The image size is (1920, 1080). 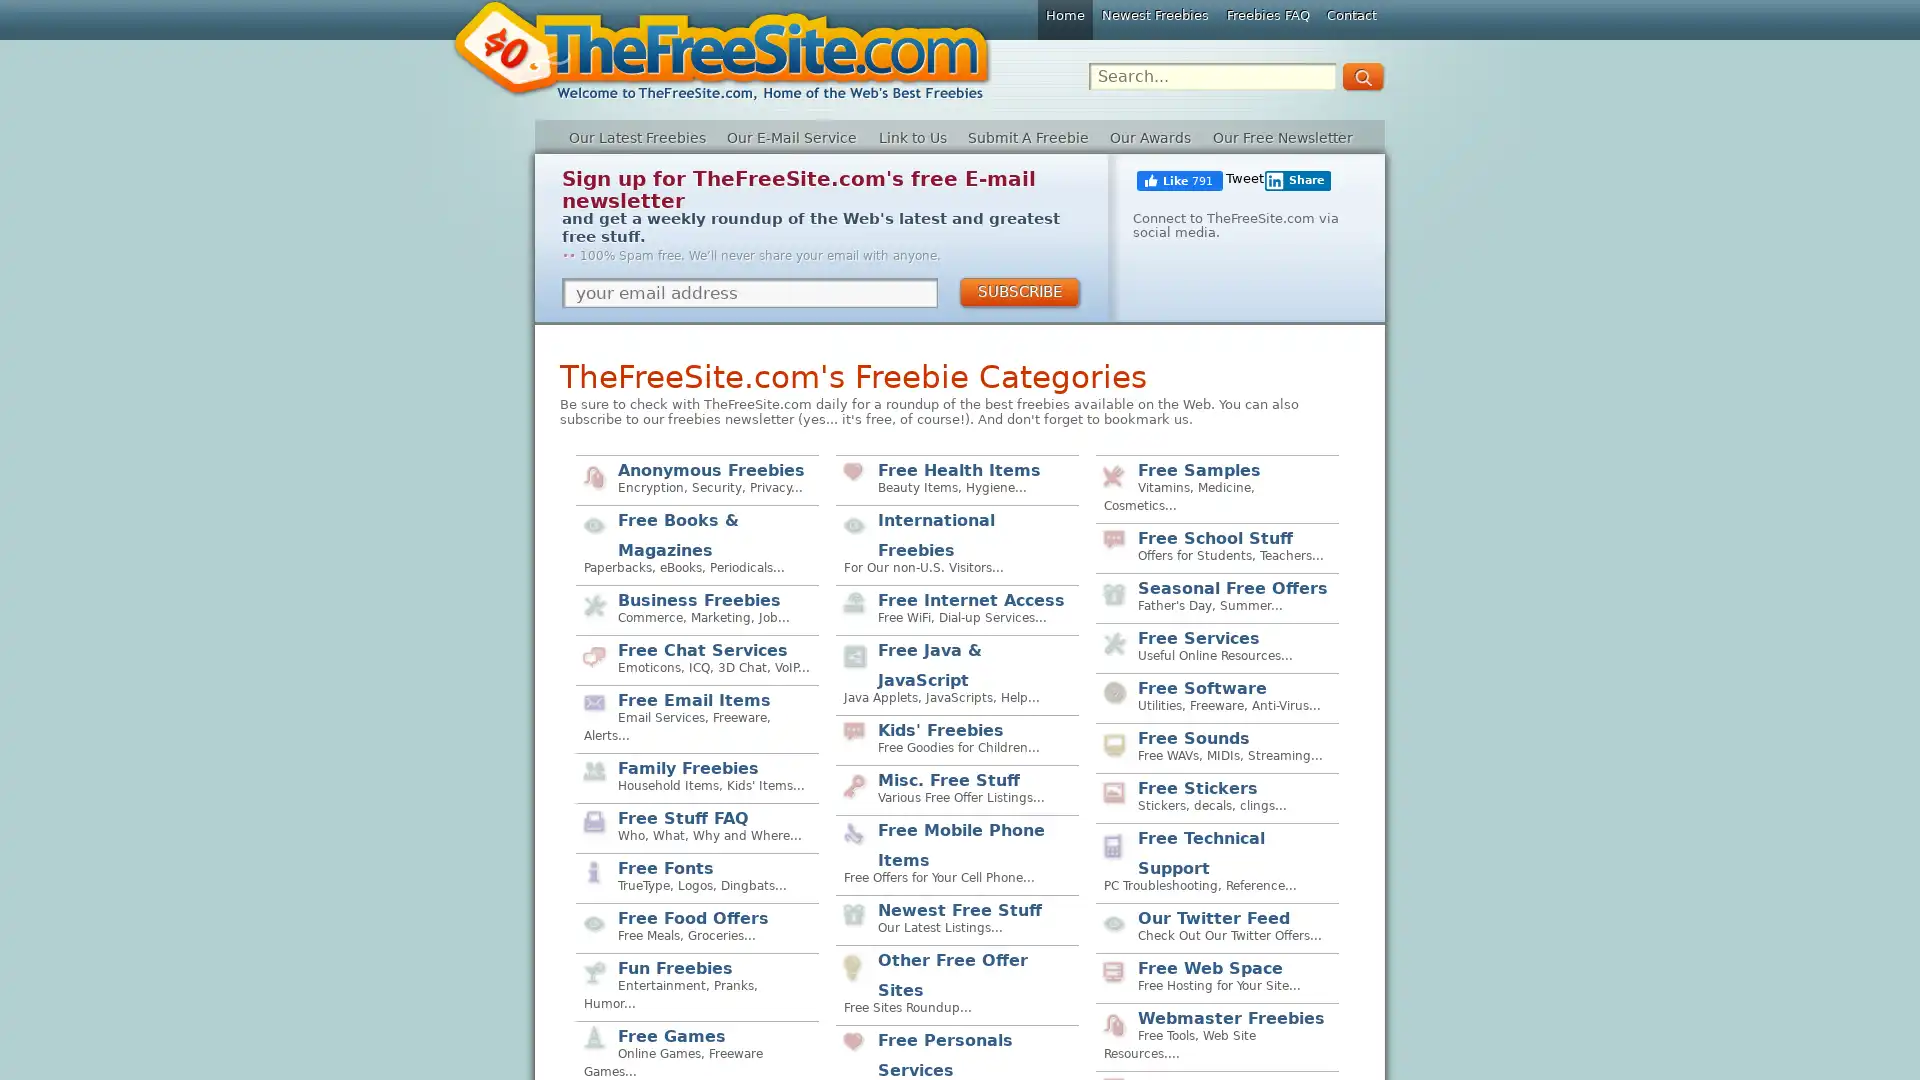 What do you see at coordinates (1334, 181) in the screenshot?
I see `Share` at bounding box center [1334, 181].